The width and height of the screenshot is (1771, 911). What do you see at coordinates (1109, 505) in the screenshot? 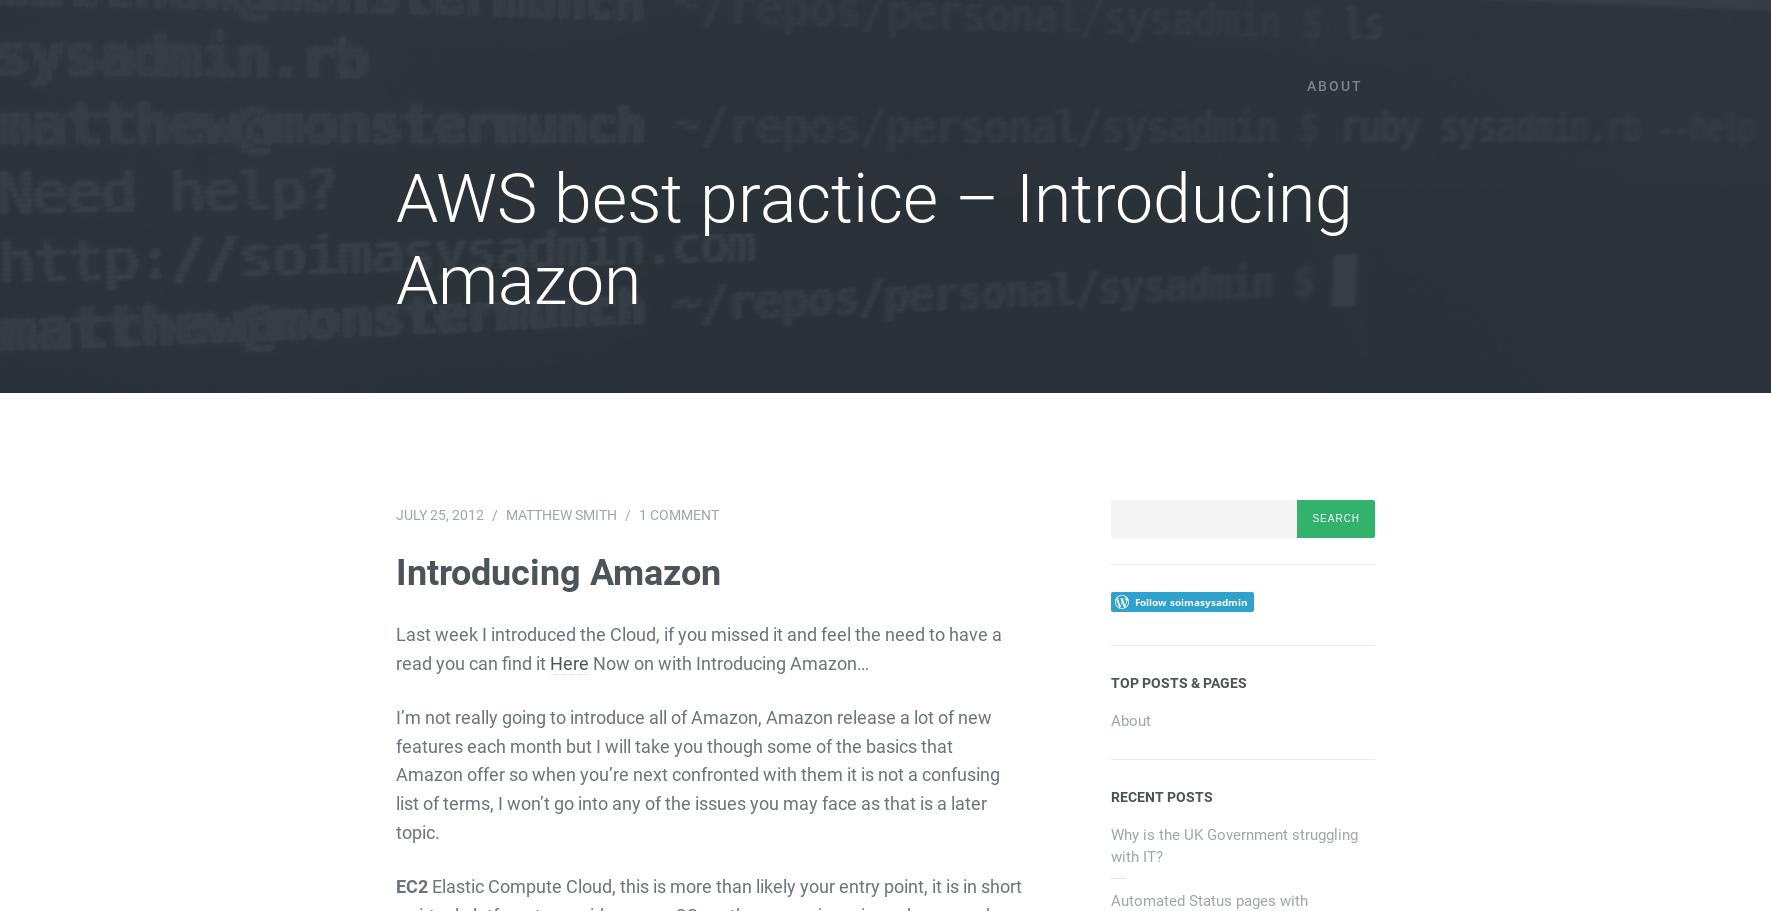
I see `'Search'` at bounding box center [1109, 505].